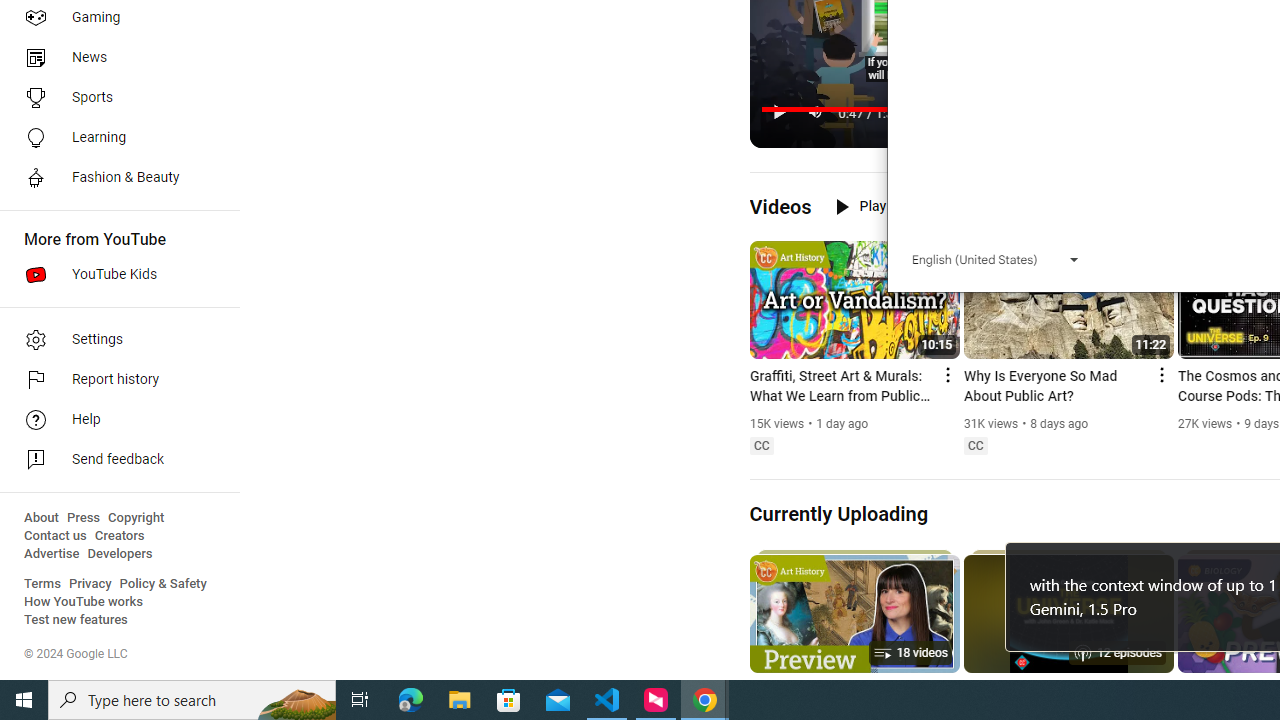 The height and width of the screenshot is (720, 1280). Describe the element at coordinates (112, 460) in the screenshot. I see `'Send feedback'` at that location.